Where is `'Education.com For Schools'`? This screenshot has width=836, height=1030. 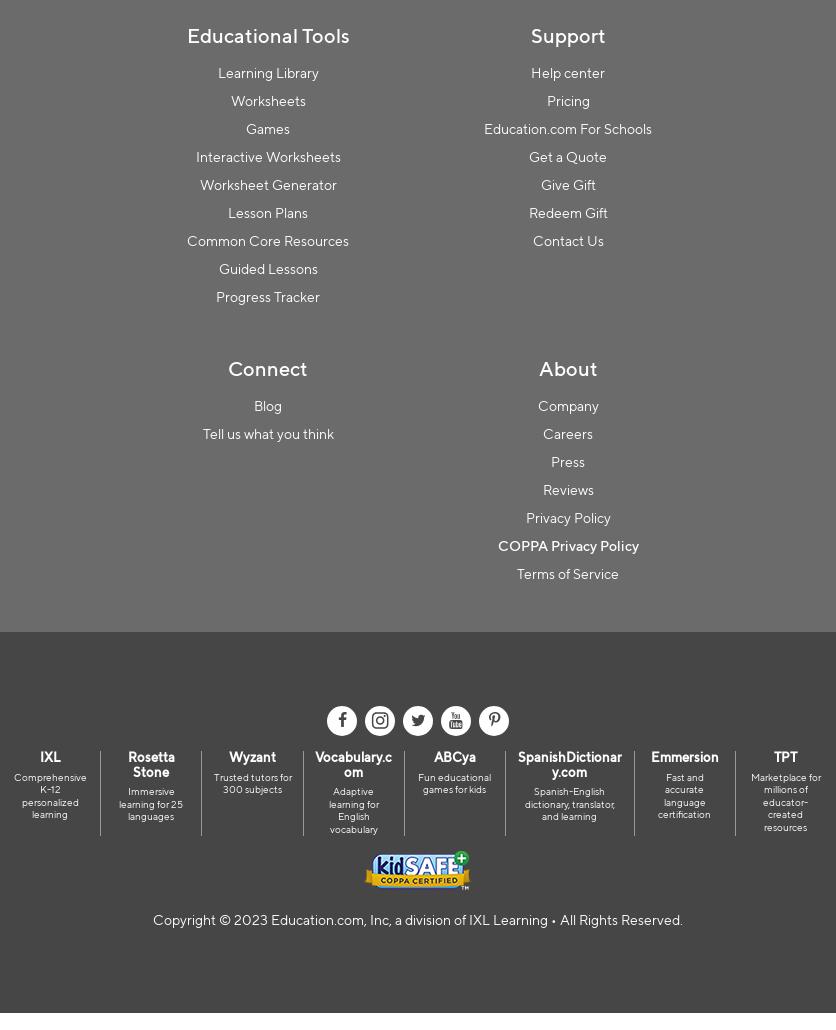 'Education.com For Schools' is located at coordinates (566, 127).